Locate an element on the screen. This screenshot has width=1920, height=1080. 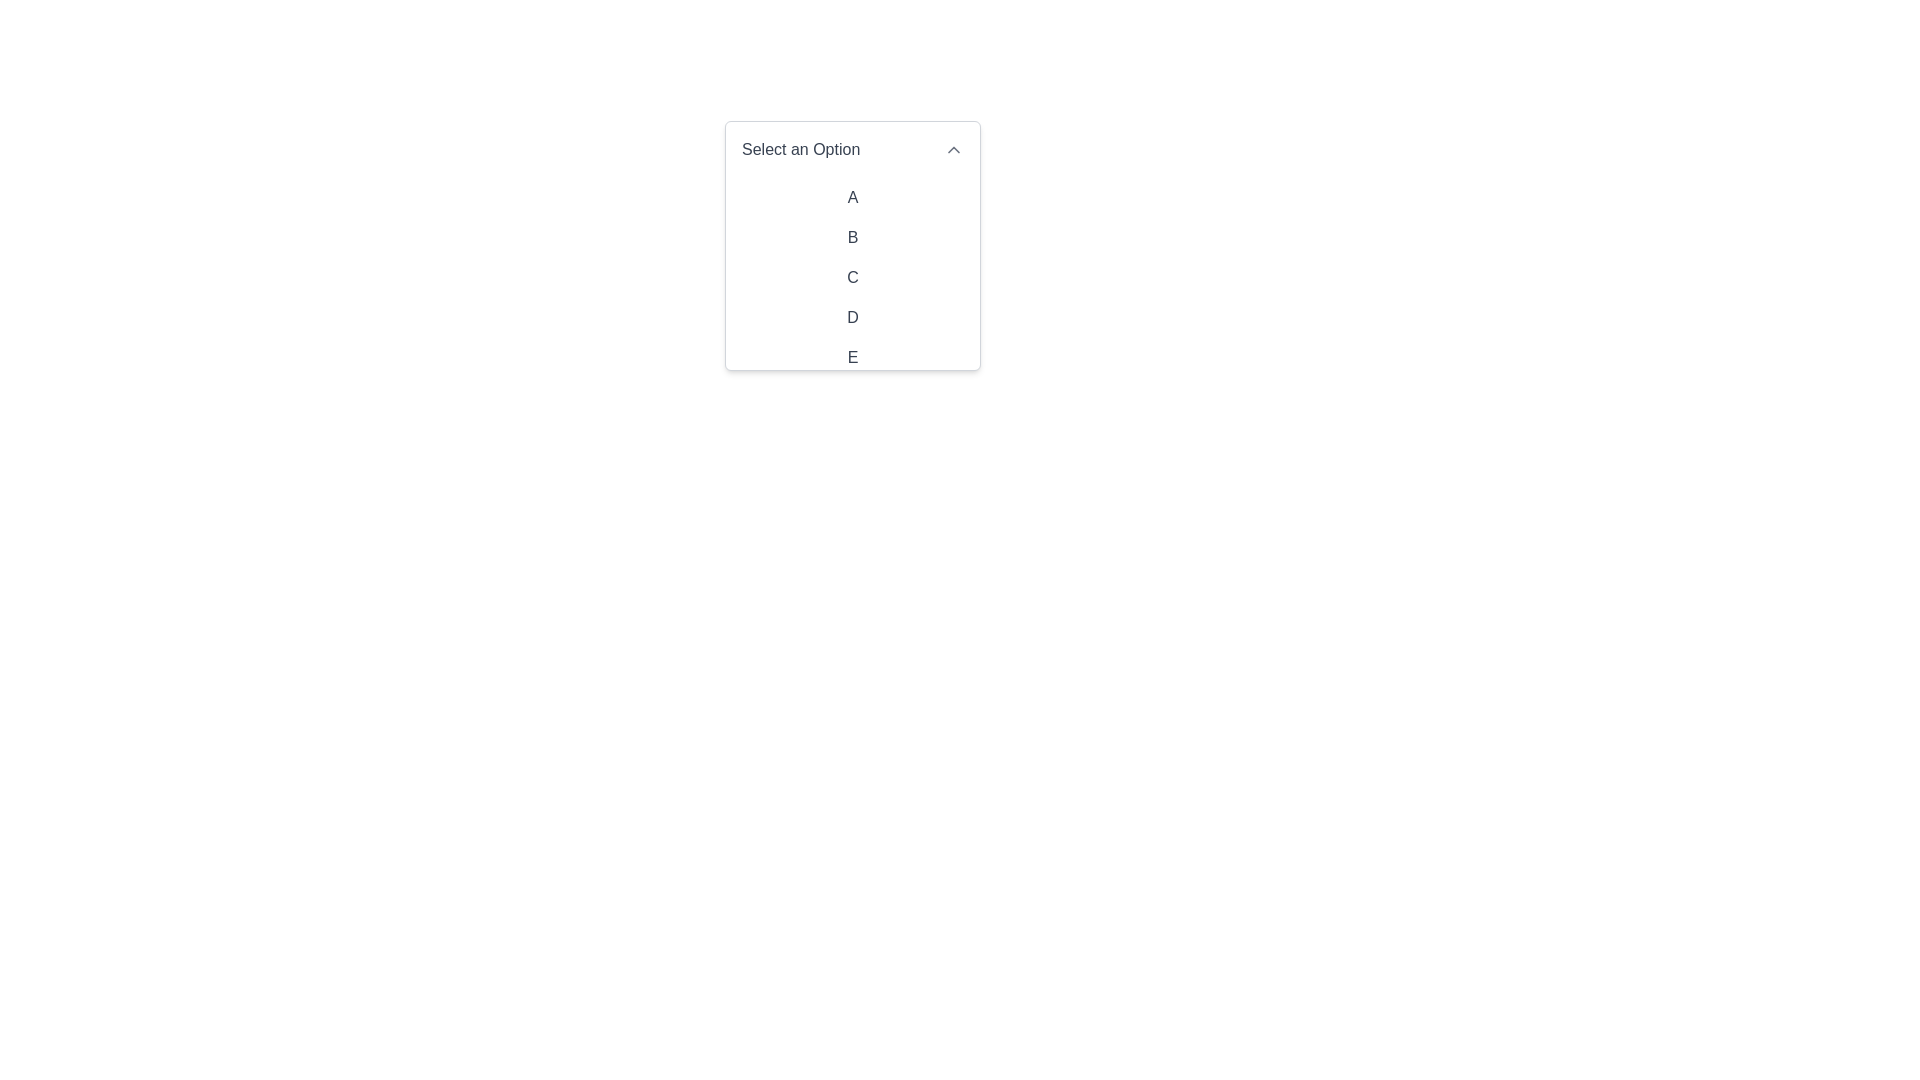
the Menu Item with the uppercase 'C' character, which is the third item in the dropdown menu is located at coordinates (853, 277).